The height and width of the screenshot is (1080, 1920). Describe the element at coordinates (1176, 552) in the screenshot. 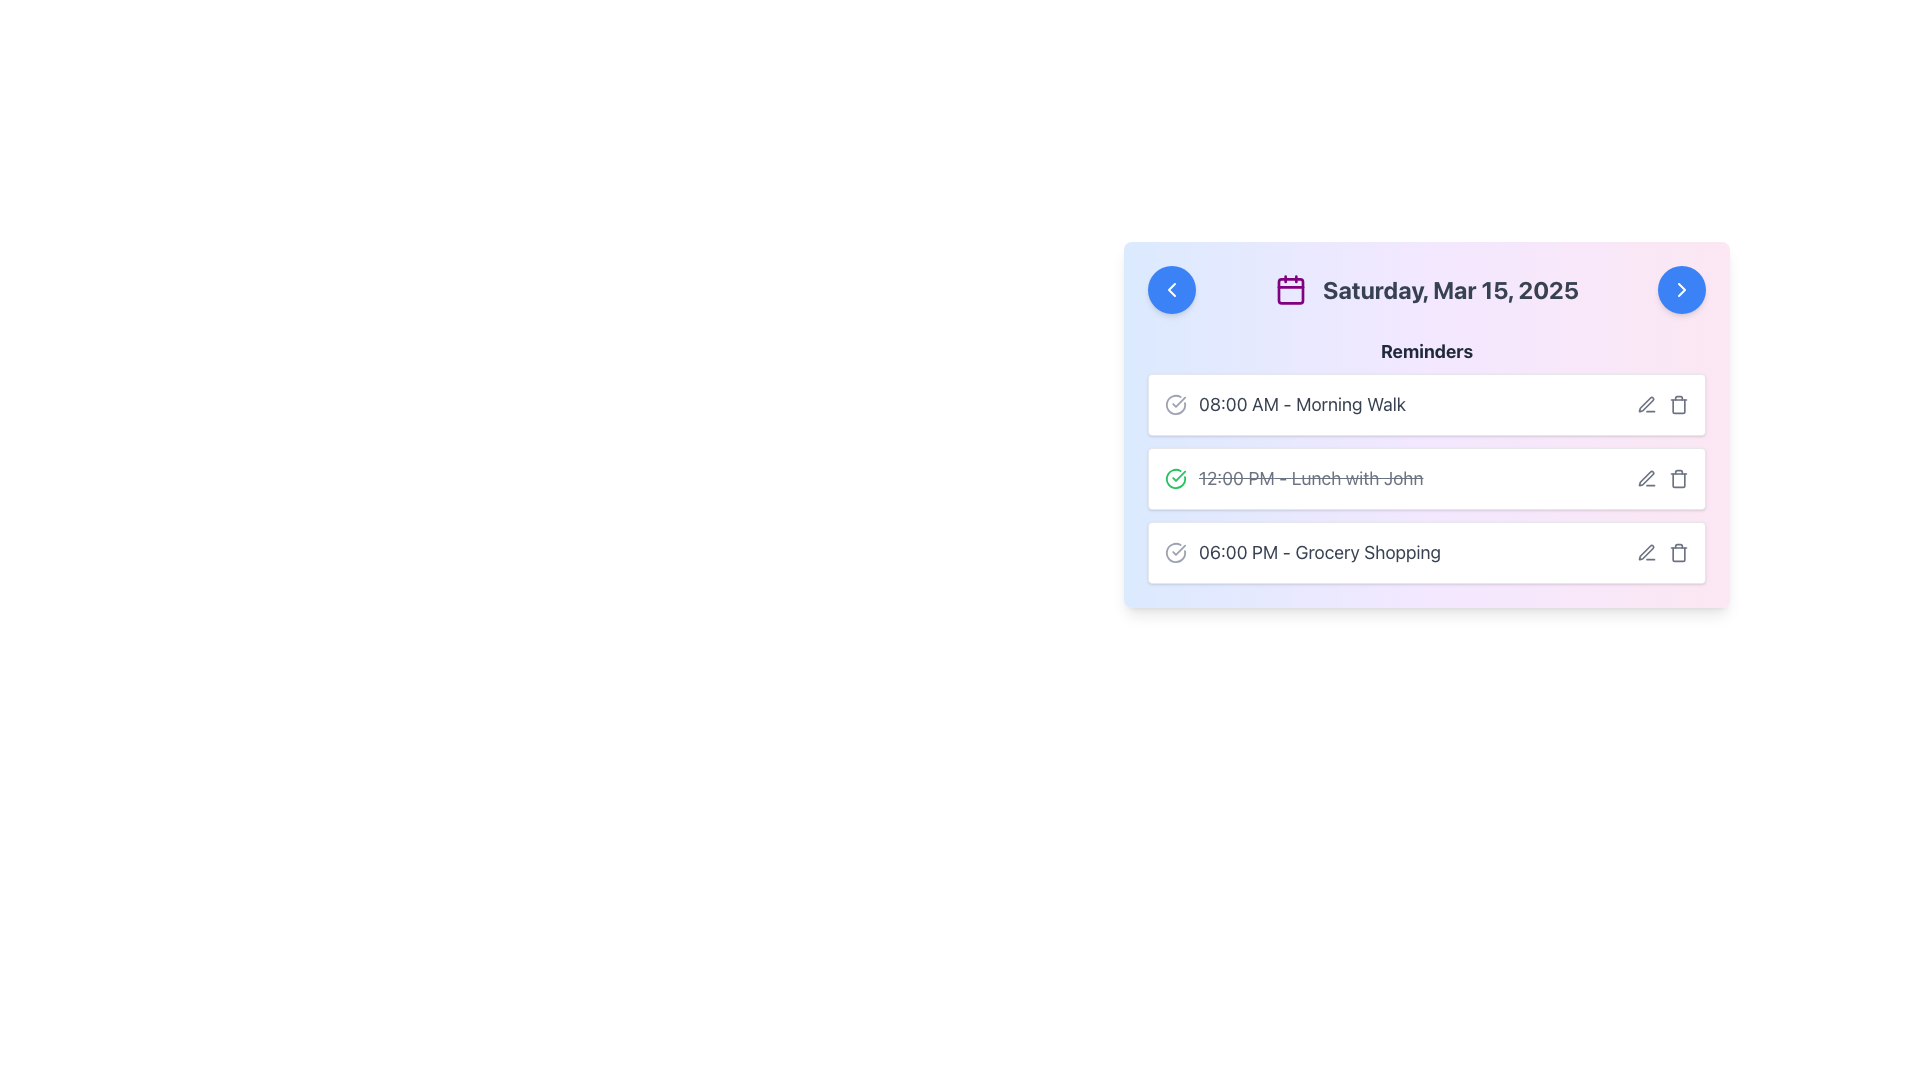

I see `the interactive circular icon with a checkmark inside, located to the left of the reminder item labeled '06:00 PM - Grocery Shopping'` at that location.